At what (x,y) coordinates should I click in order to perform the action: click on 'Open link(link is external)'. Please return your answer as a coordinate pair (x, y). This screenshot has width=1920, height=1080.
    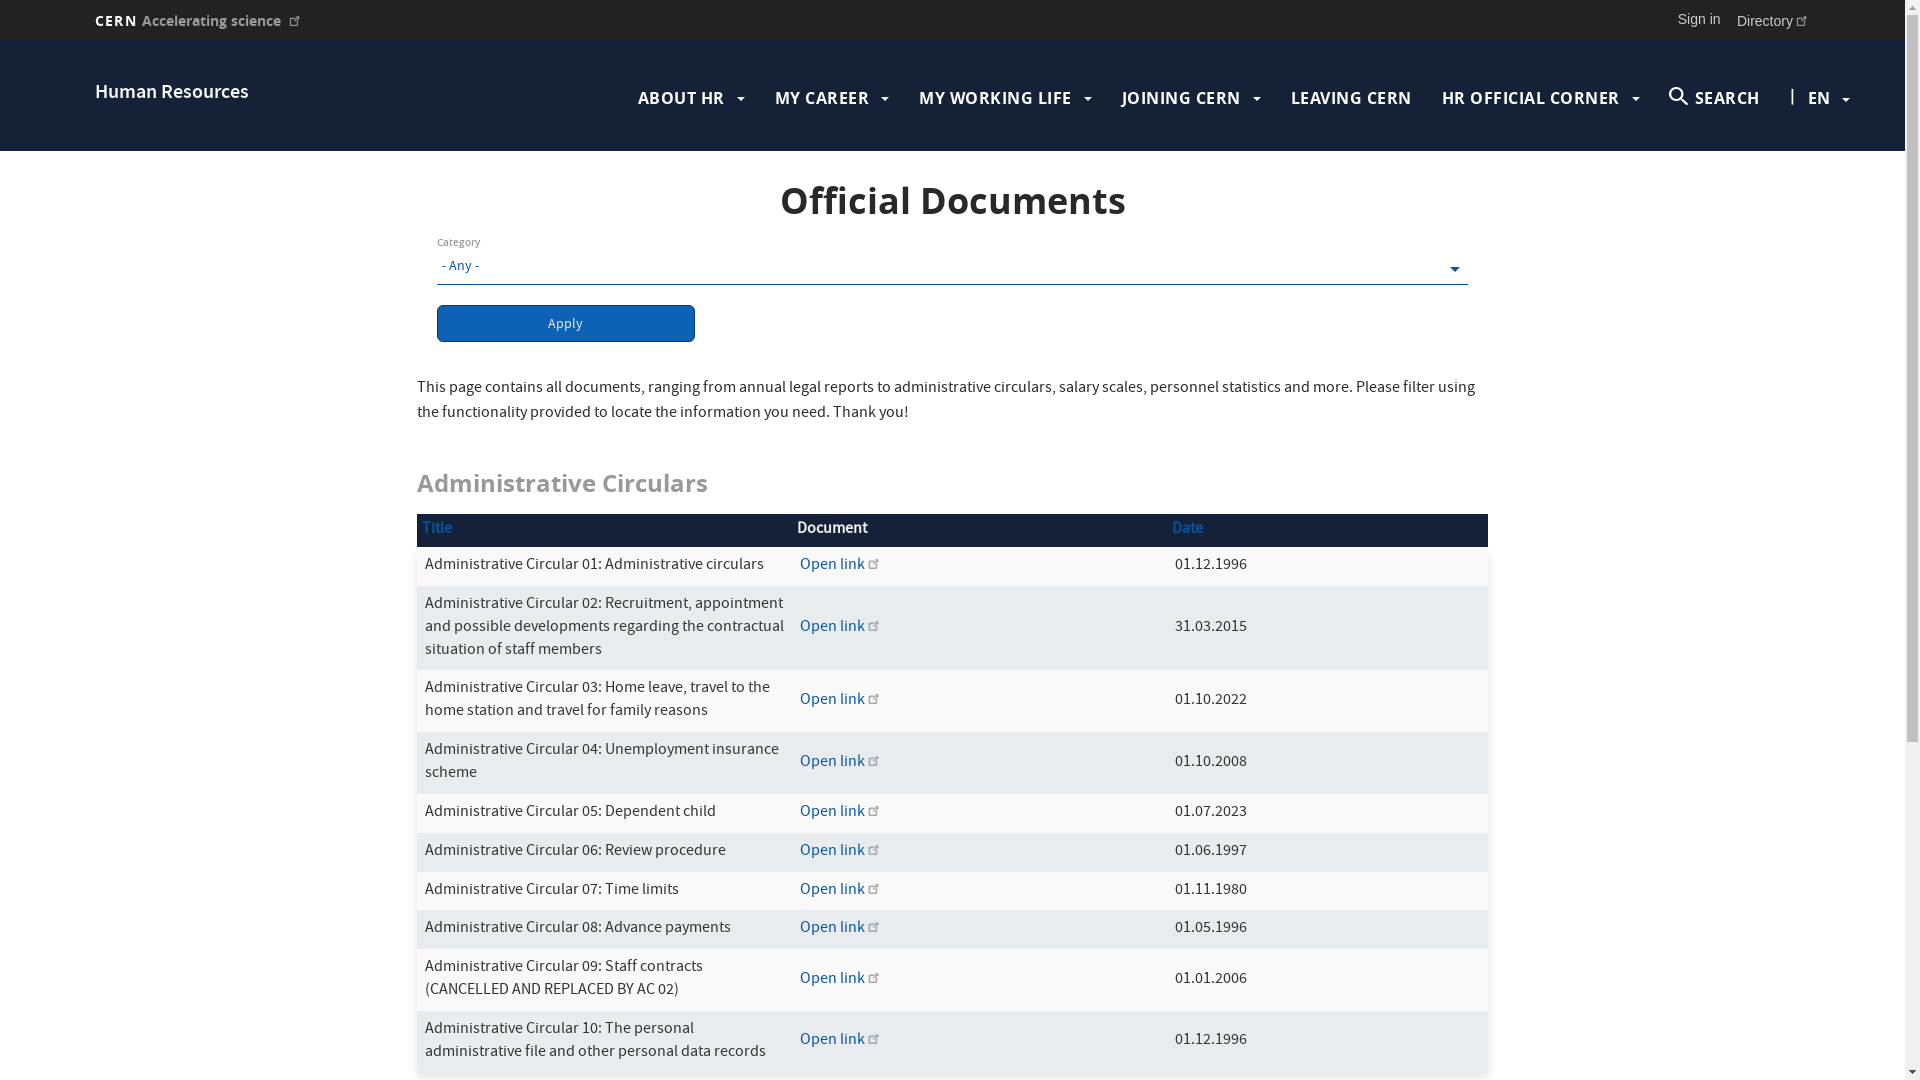
    Looking at the image, I should click on (840, 852).